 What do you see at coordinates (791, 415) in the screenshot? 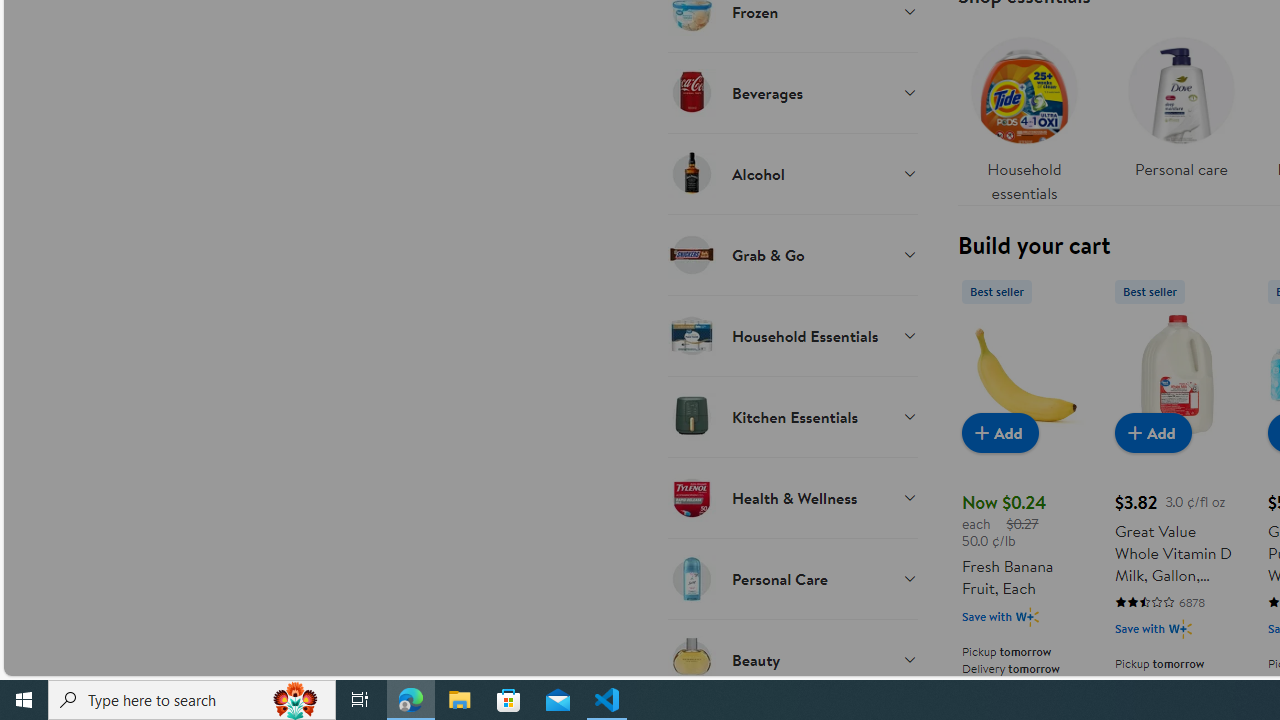
I see `'Kitchen Essentials'` at bounding box center [791, 415].